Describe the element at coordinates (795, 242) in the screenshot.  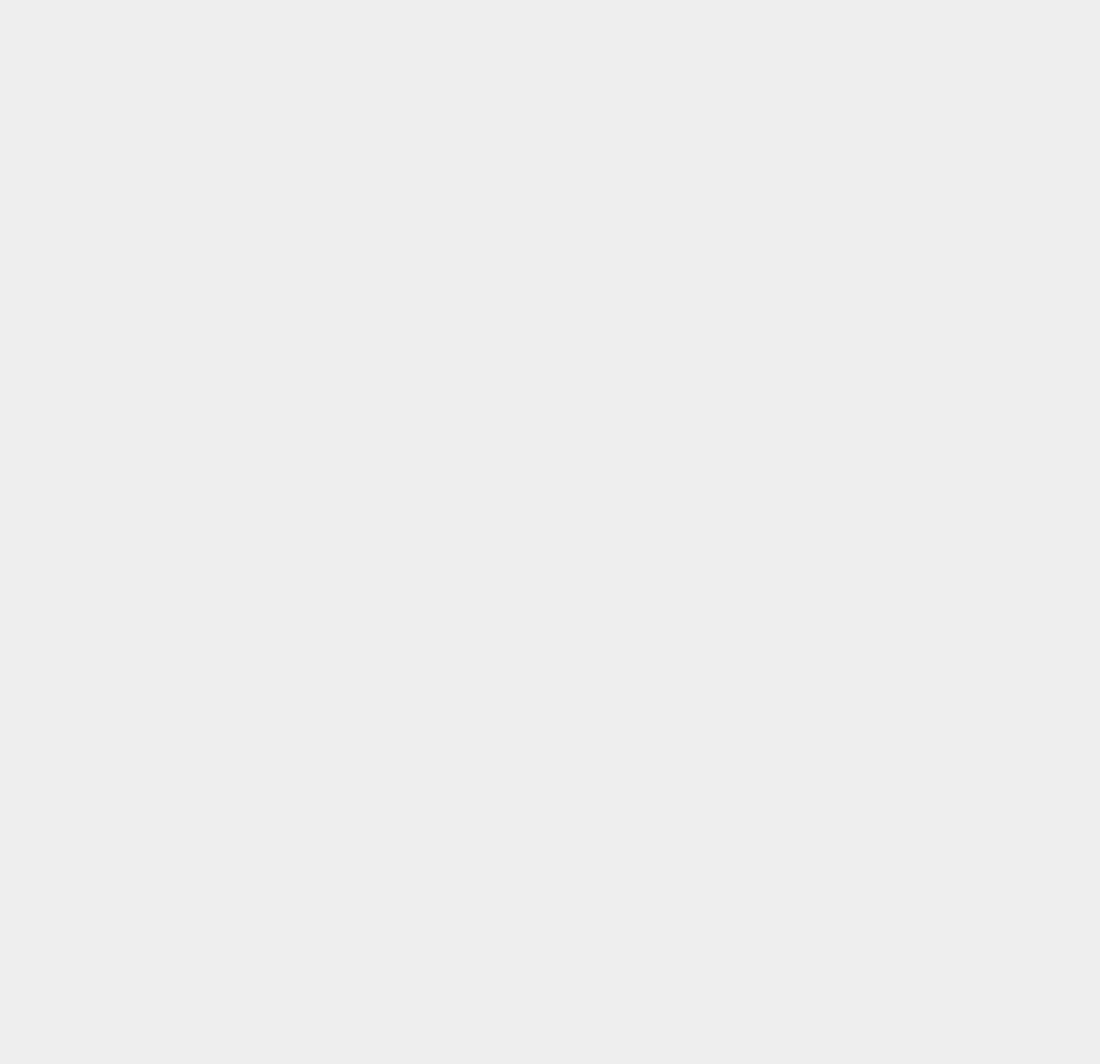
I see `'Cloud'` at that location.